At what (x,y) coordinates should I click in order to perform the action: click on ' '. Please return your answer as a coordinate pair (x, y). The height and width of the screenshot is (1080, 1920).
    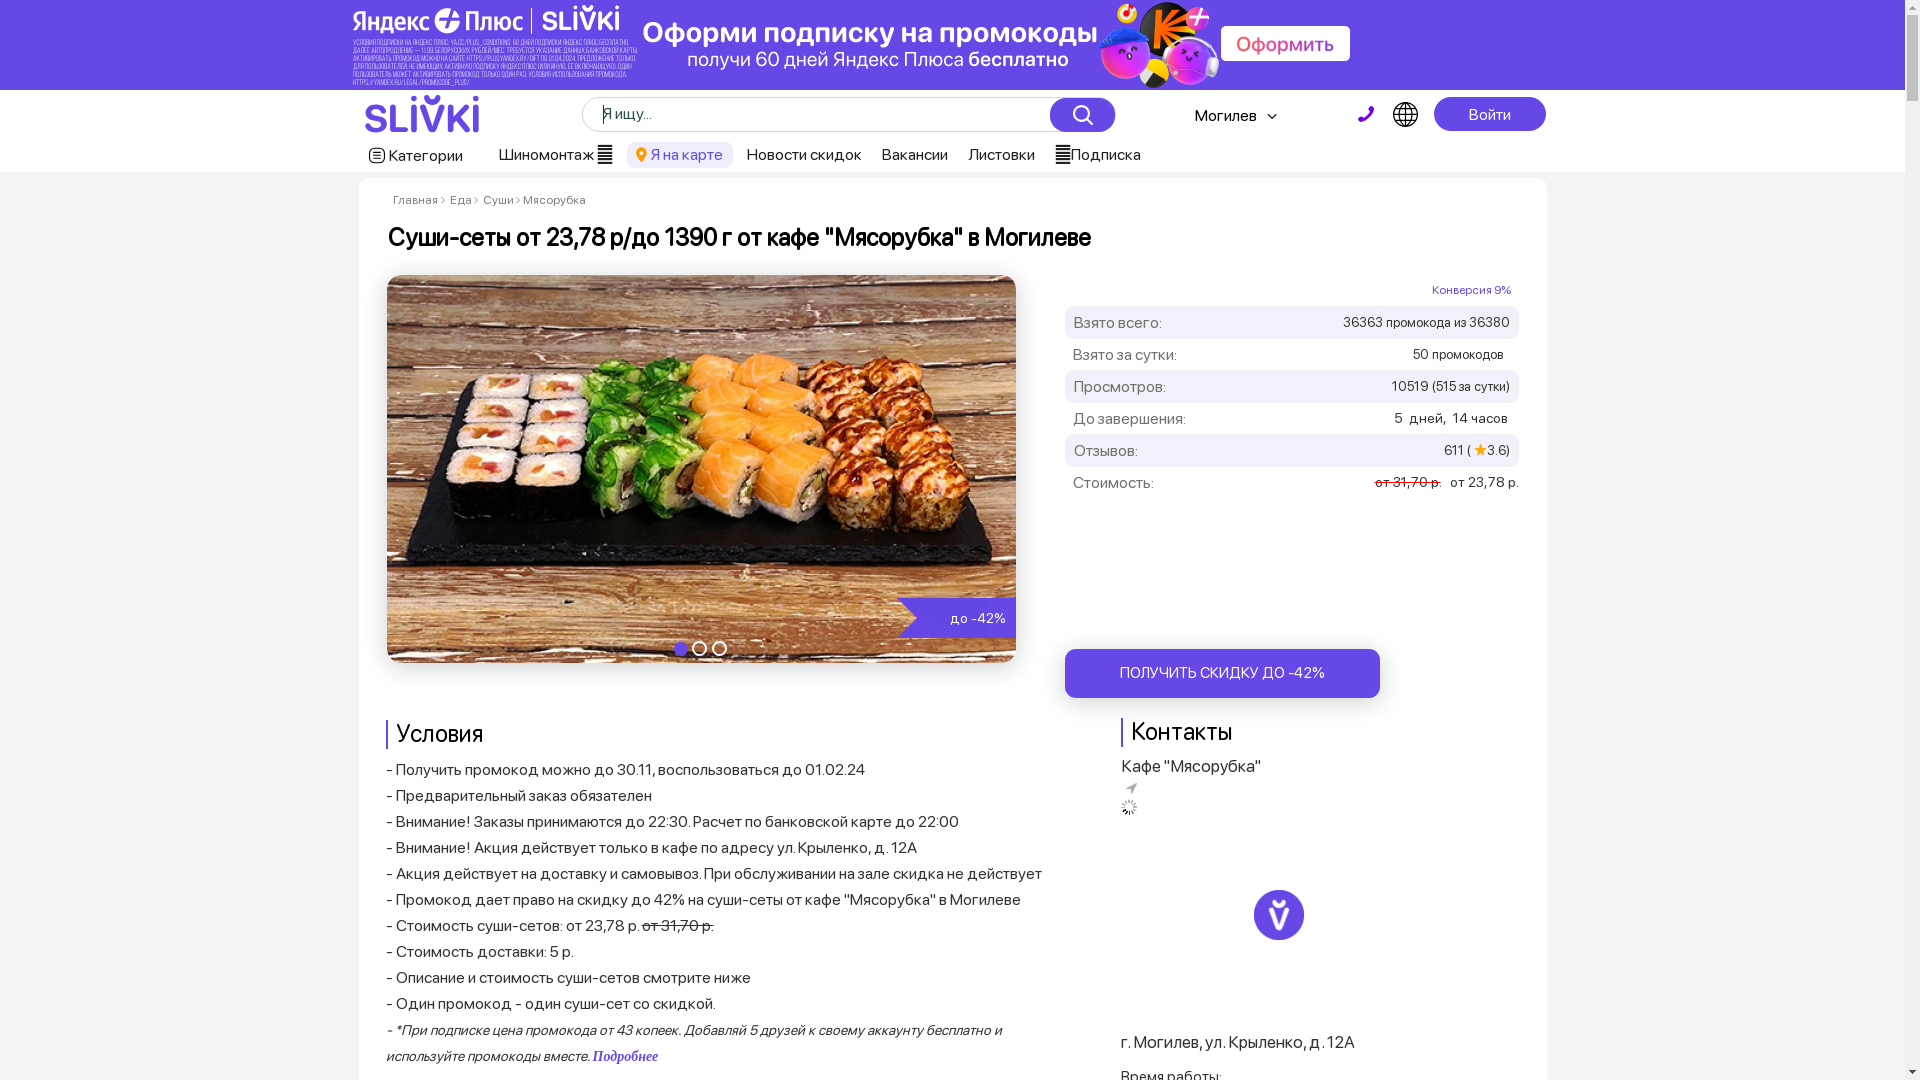
    Looking at the image, I should click on (1365, 114).